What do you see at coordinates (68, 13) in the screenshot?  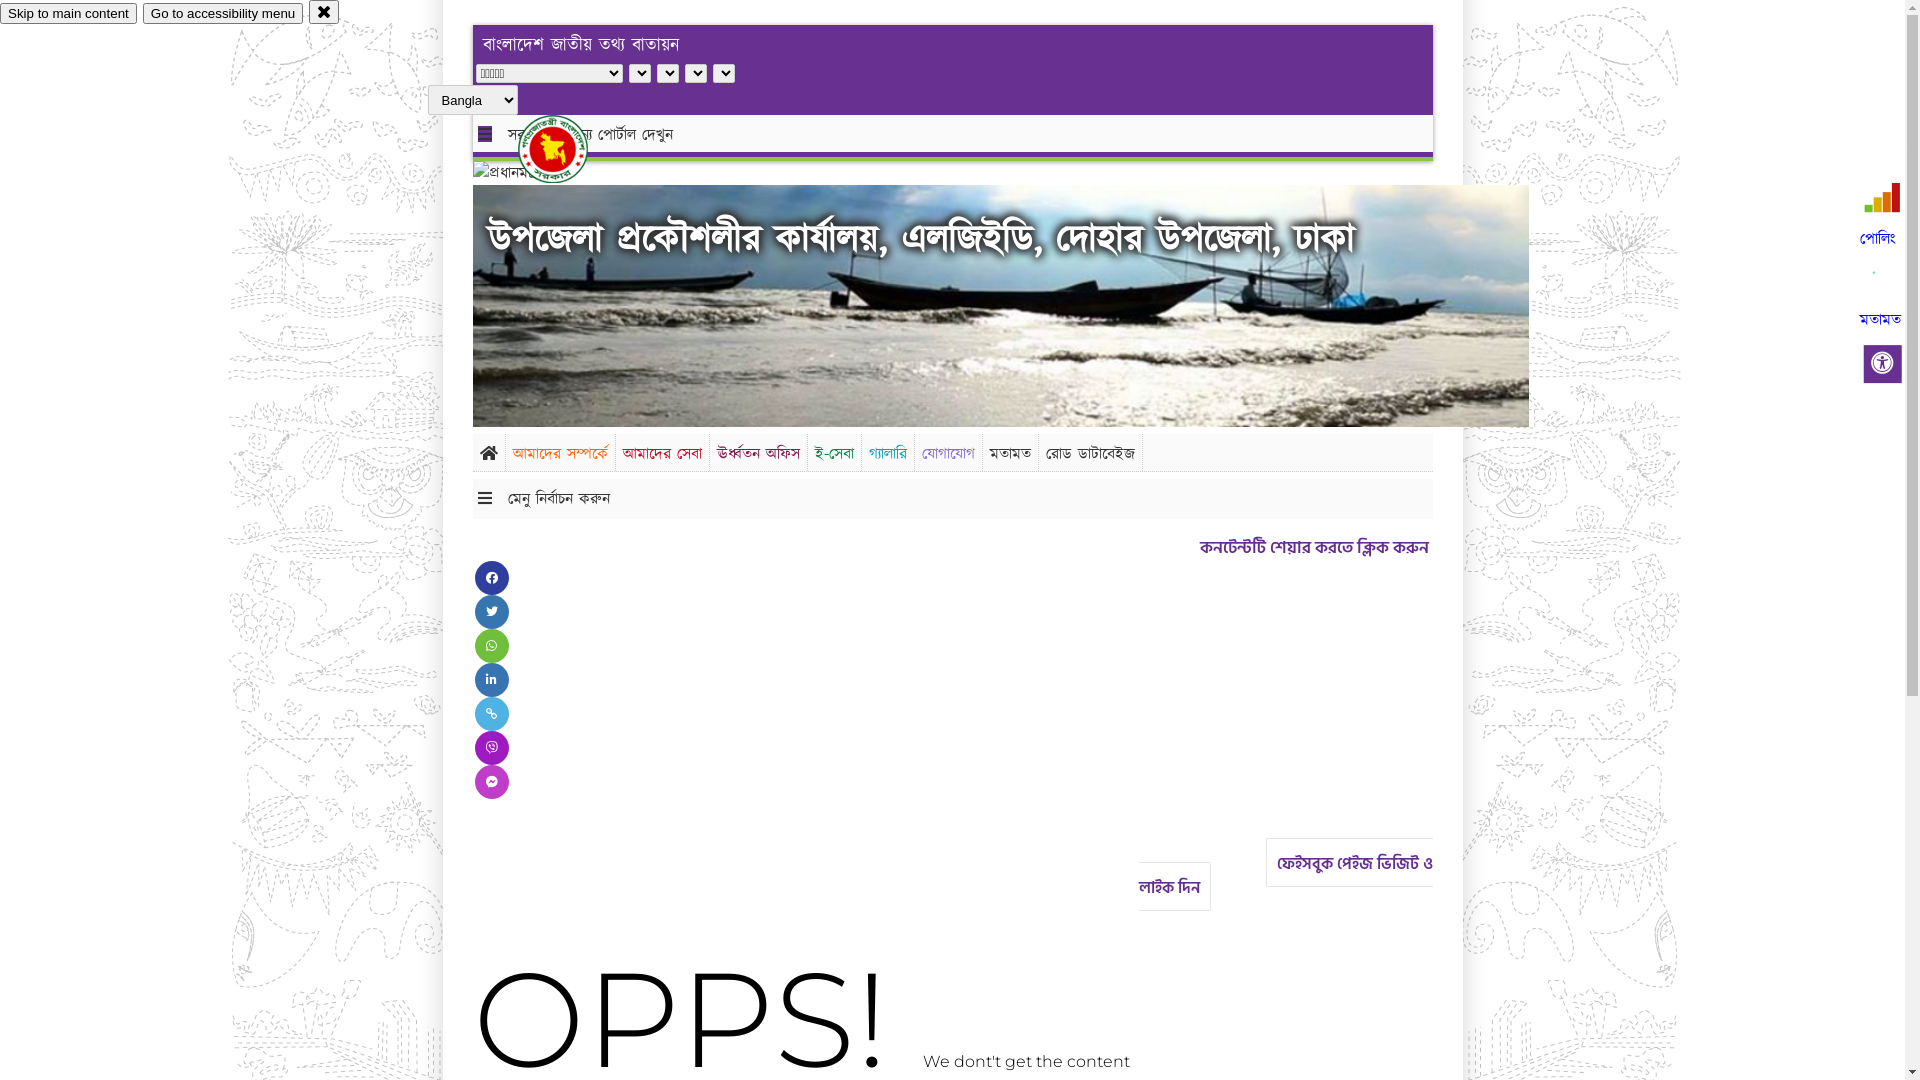 I see `'Skip to main content'` at bounding box center [68, 13].